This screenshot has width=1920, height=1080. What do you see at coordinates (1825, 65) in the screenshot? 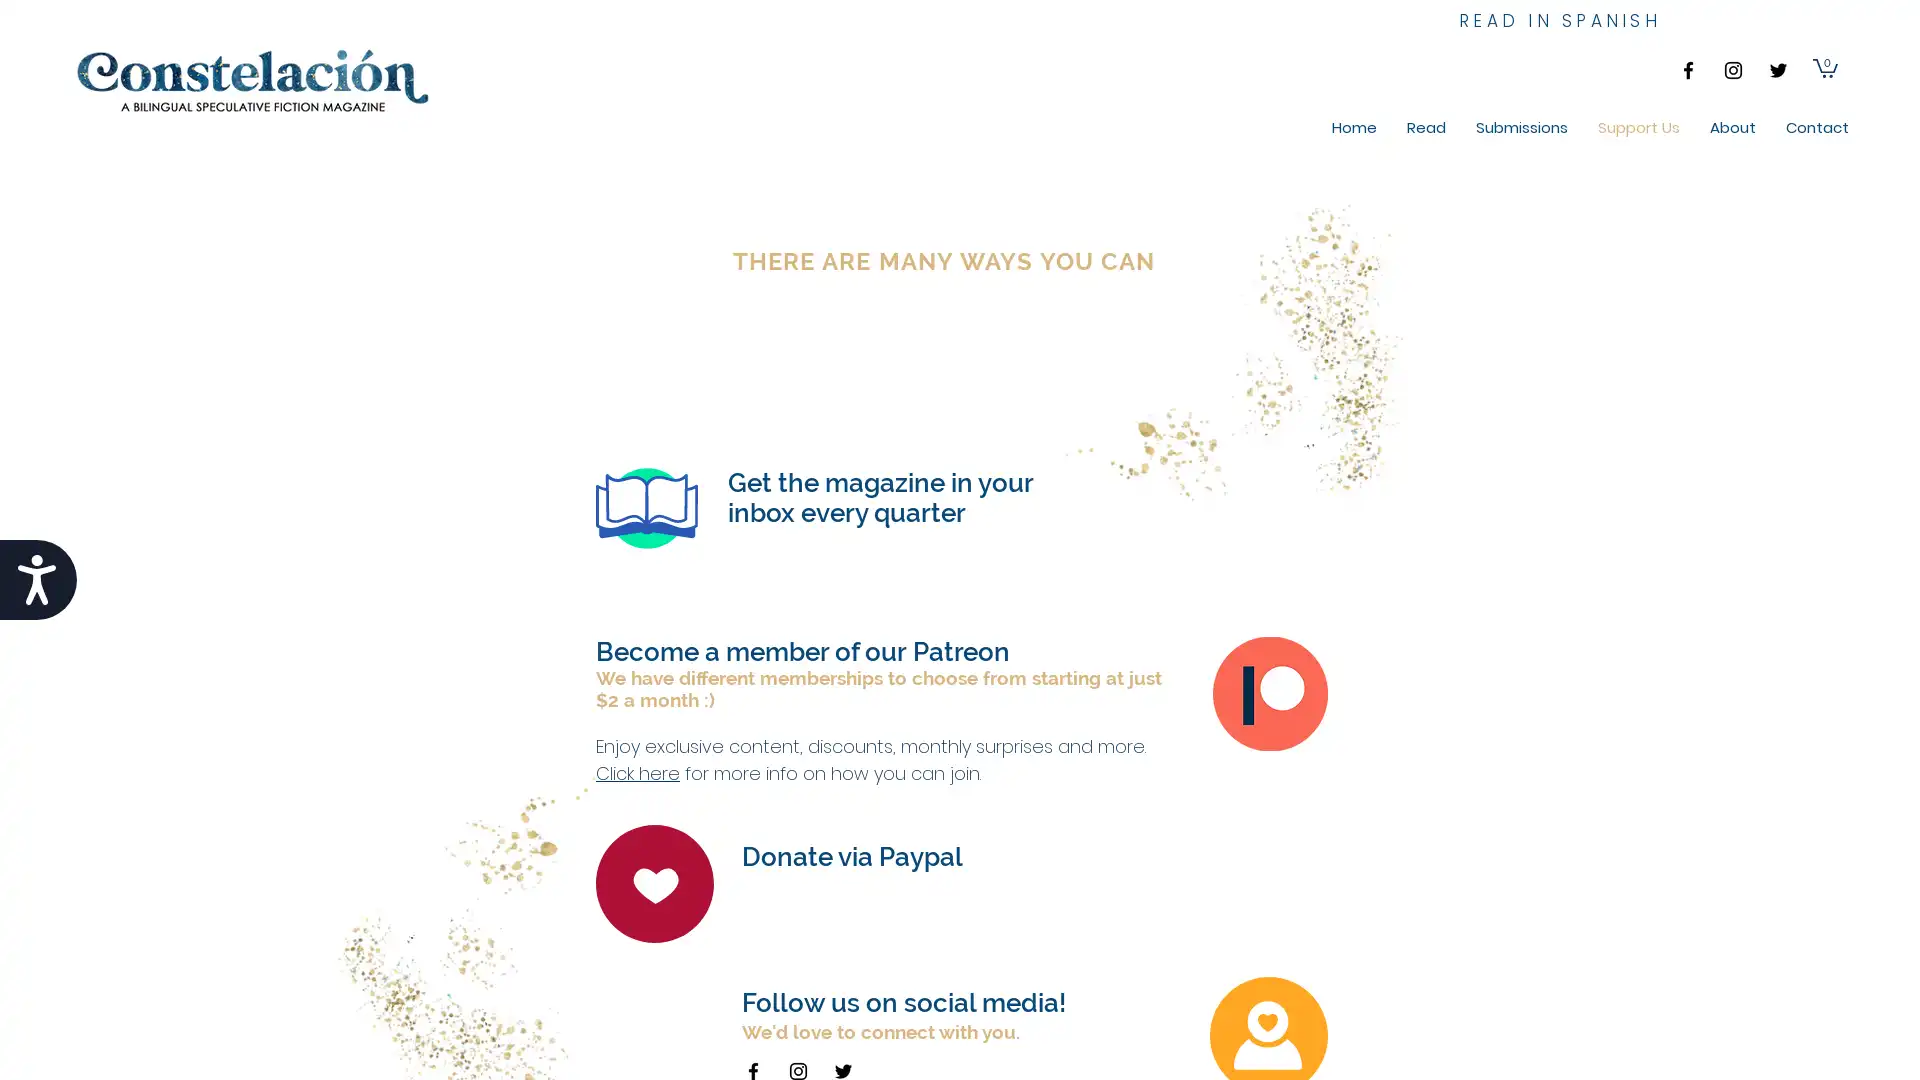
I see `Cart with 0 items` at bounding box center [1825, 65].